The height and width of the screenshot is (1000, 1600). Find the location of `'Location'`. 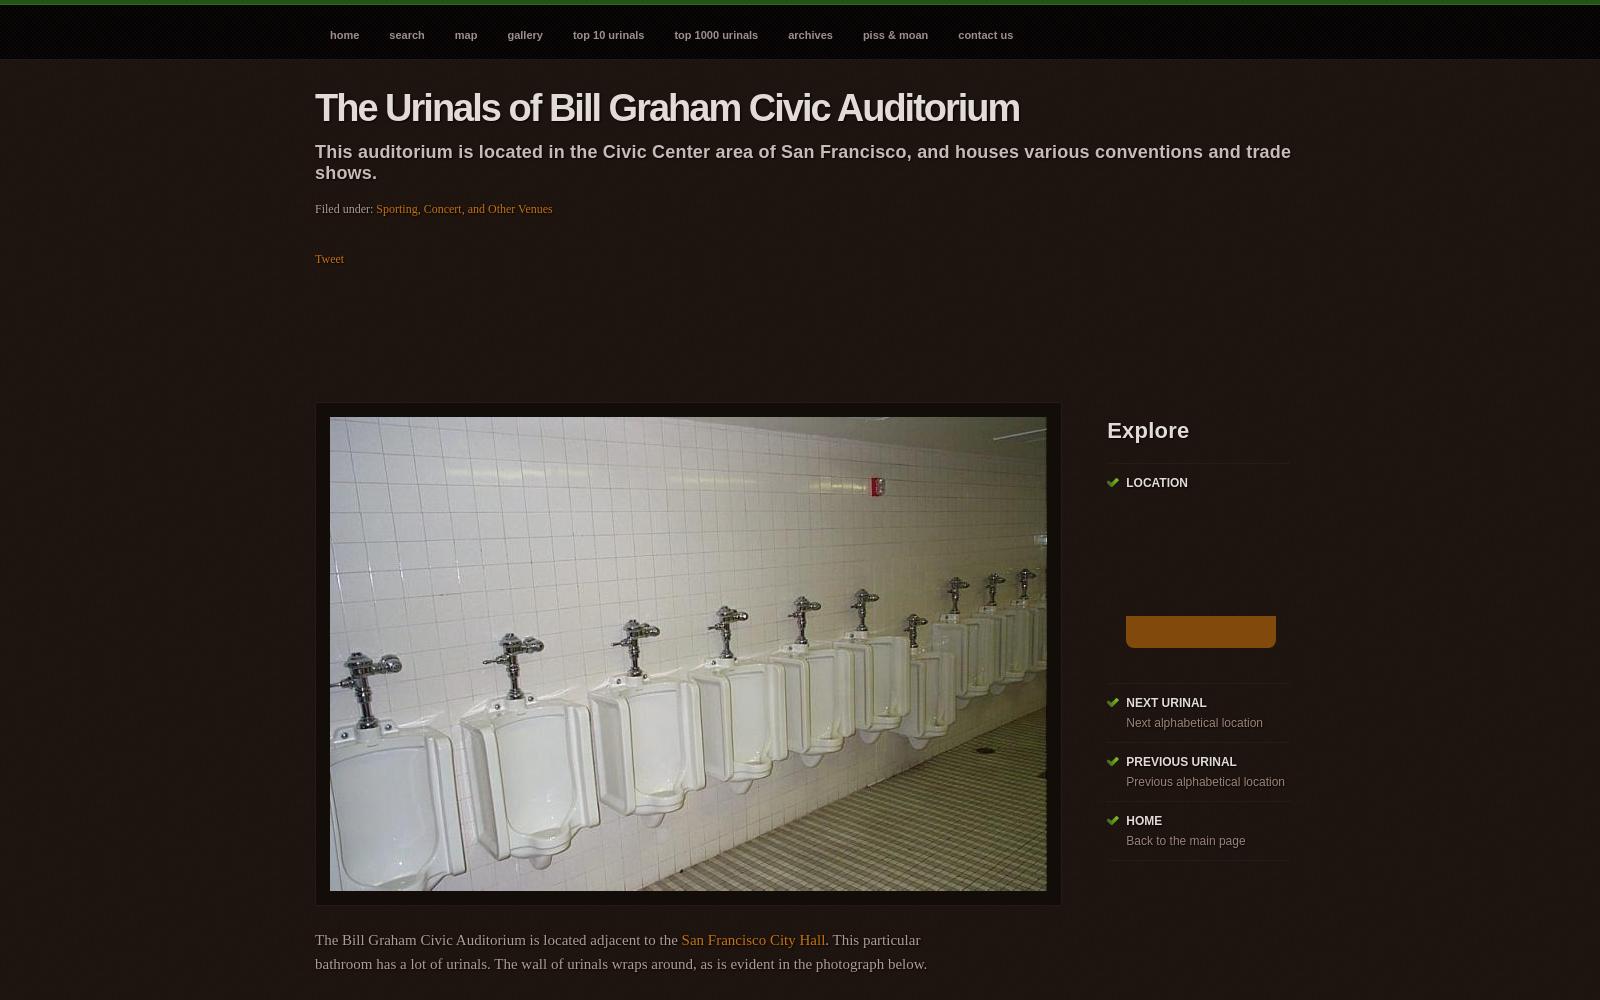

'Location' is located at coordinates (1156, 481).